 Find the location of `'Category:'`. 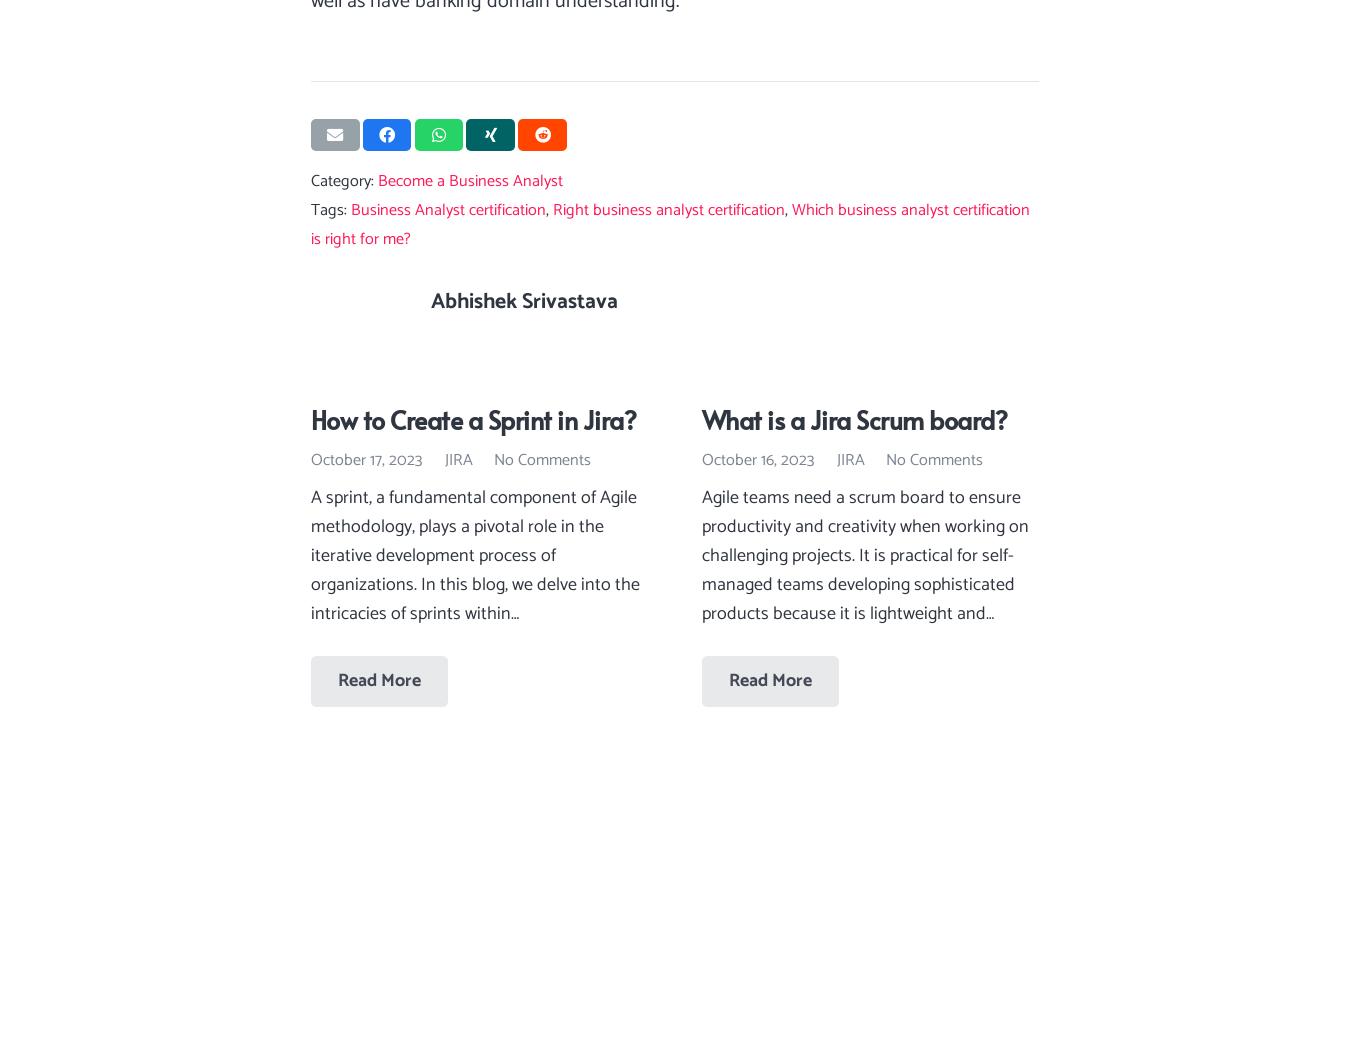

'Category:' is located at coordinates (344, 181).